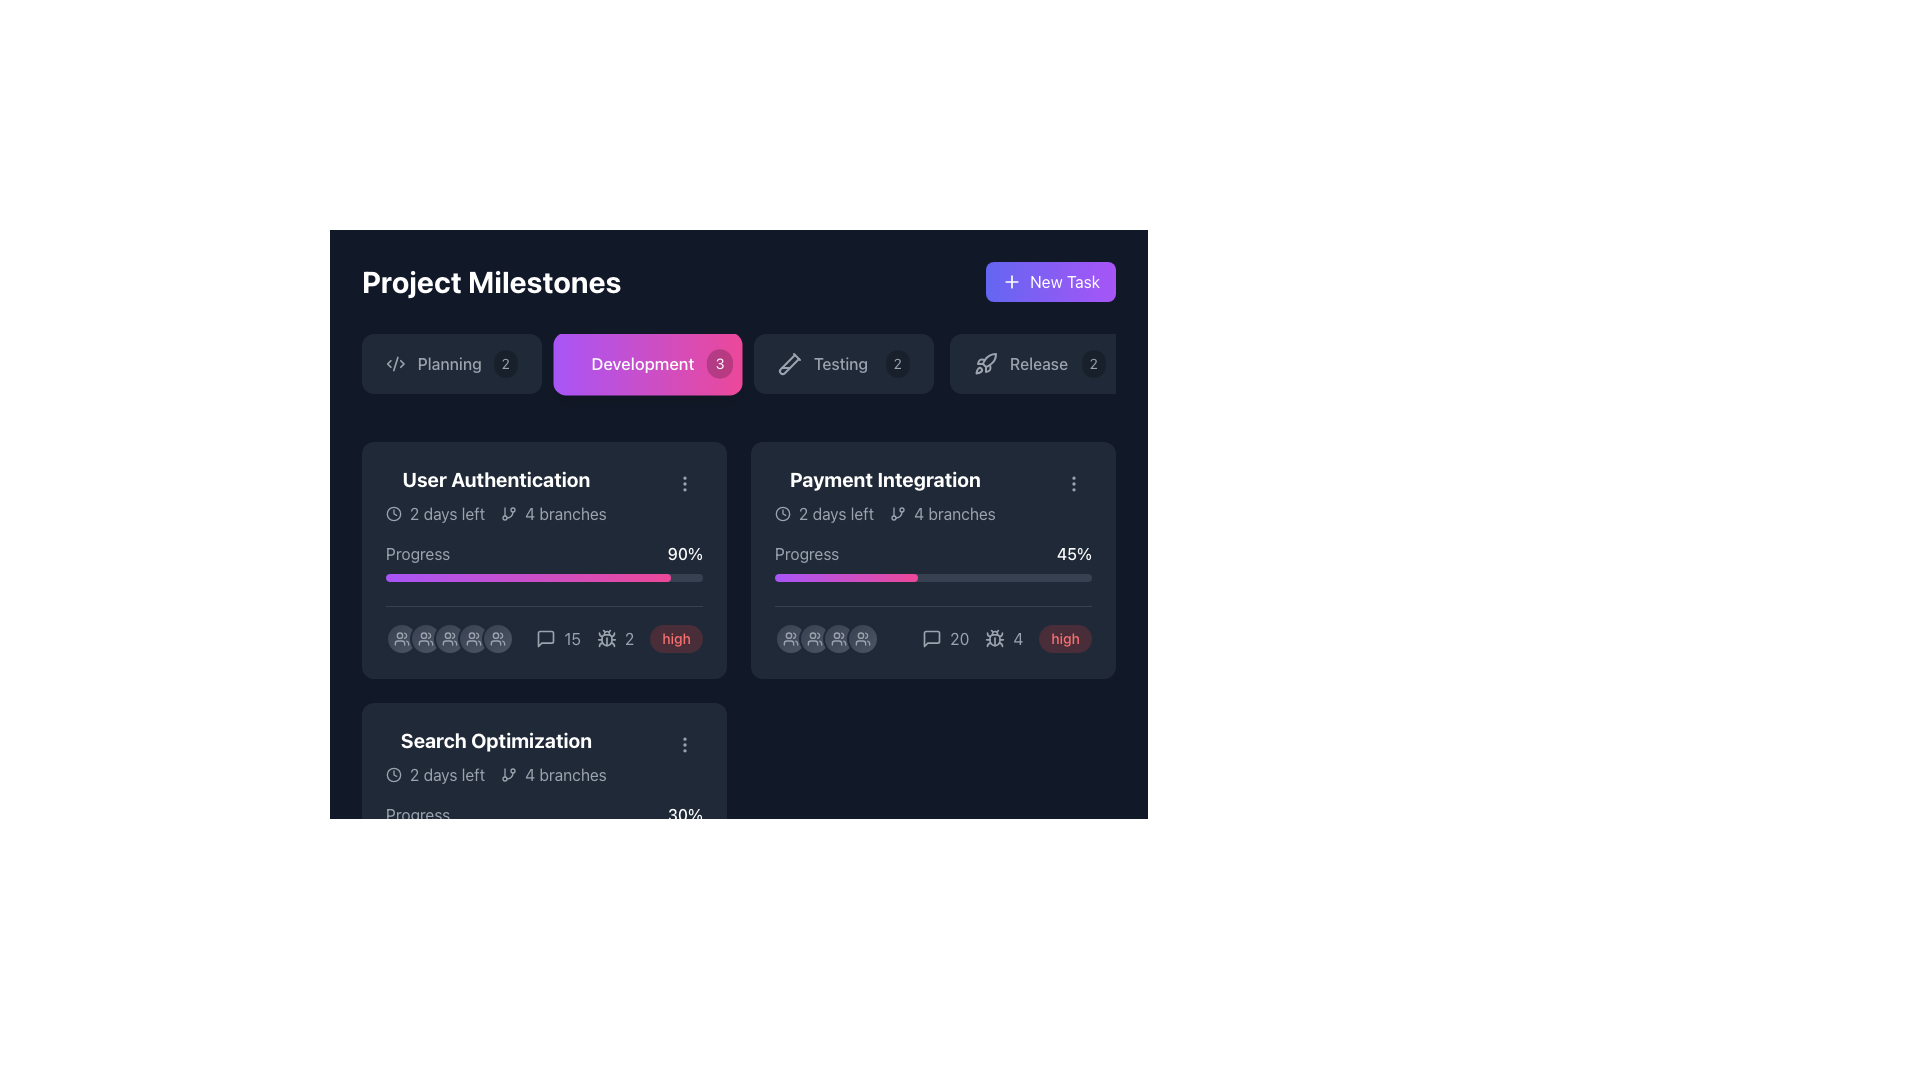  I want to click on the vertical ellipsis icon located in the upper right corner of the 'User Authentication' card, so click(685, 483).